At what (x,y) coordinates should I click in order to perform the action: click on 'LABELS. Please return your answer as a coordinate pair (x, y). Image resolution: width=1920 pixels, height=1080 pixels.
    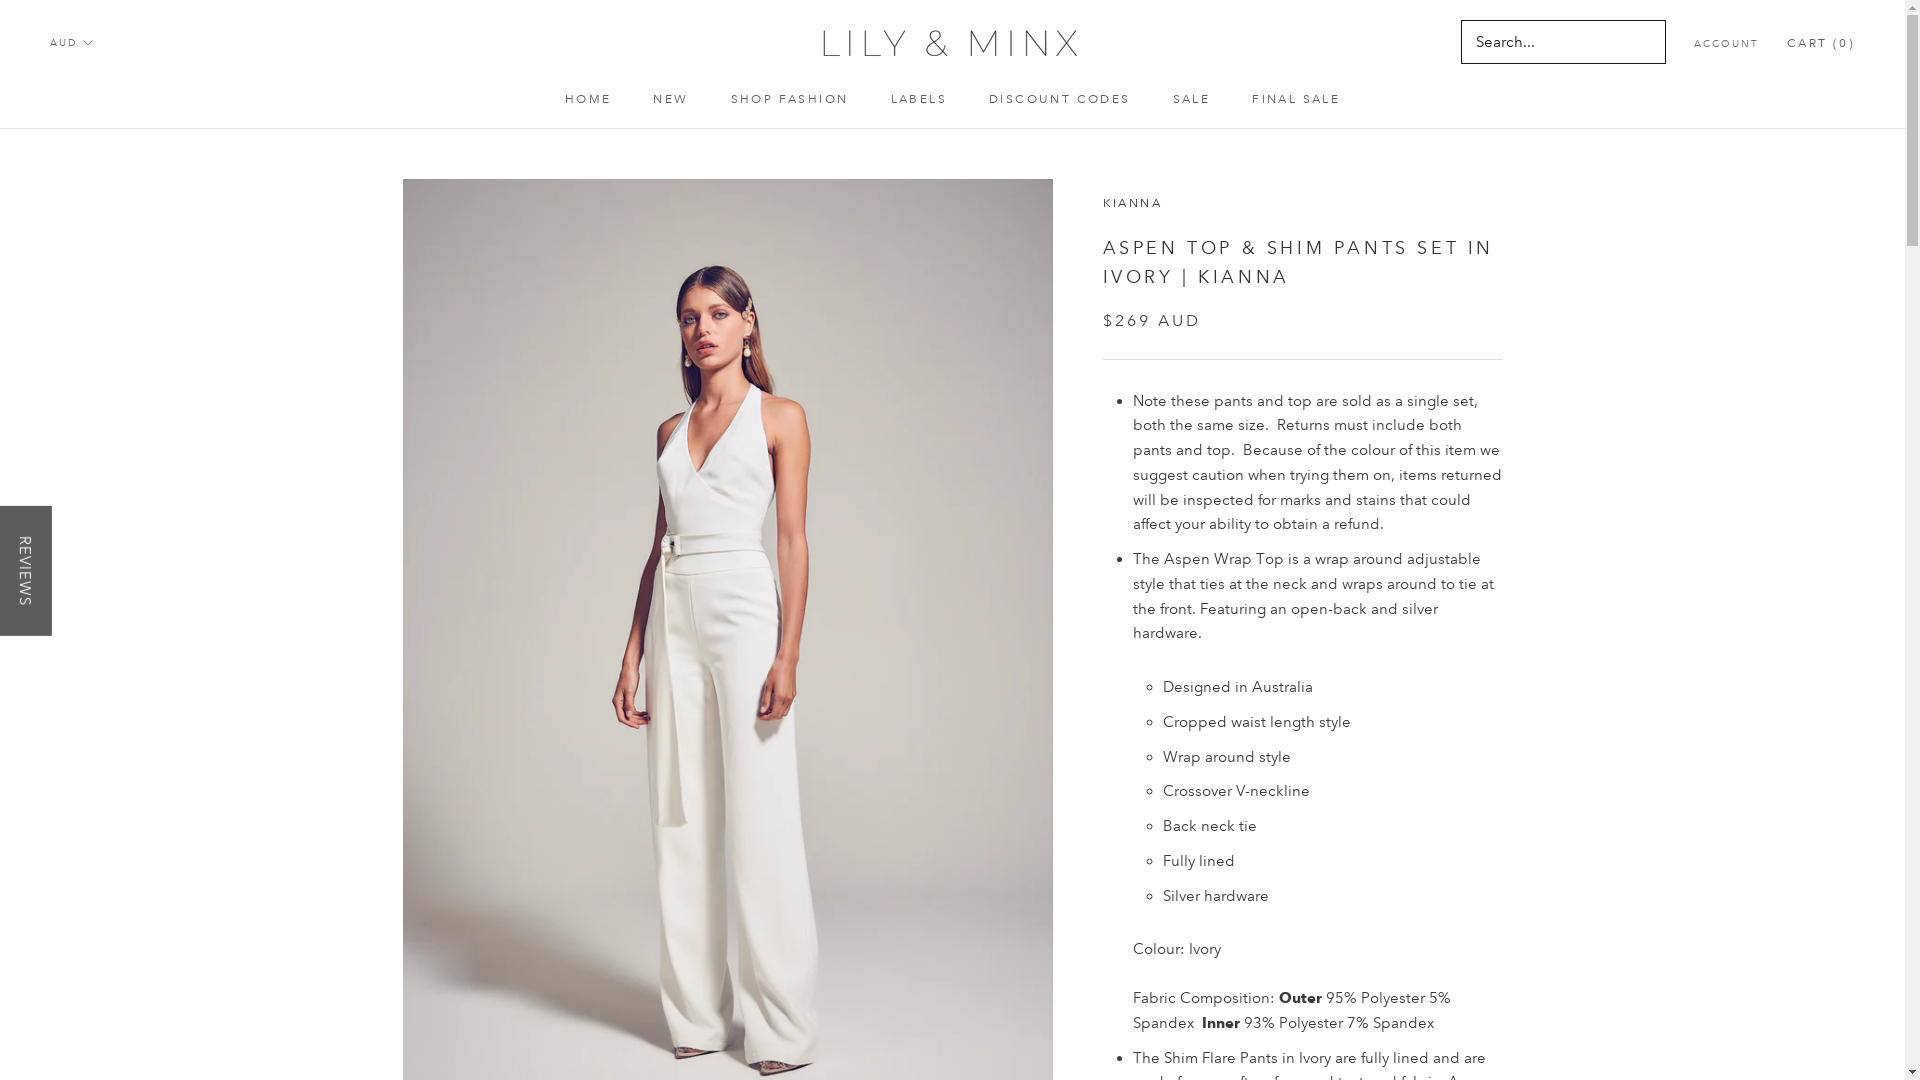
    Looking at the image, I should click on (888, 99).